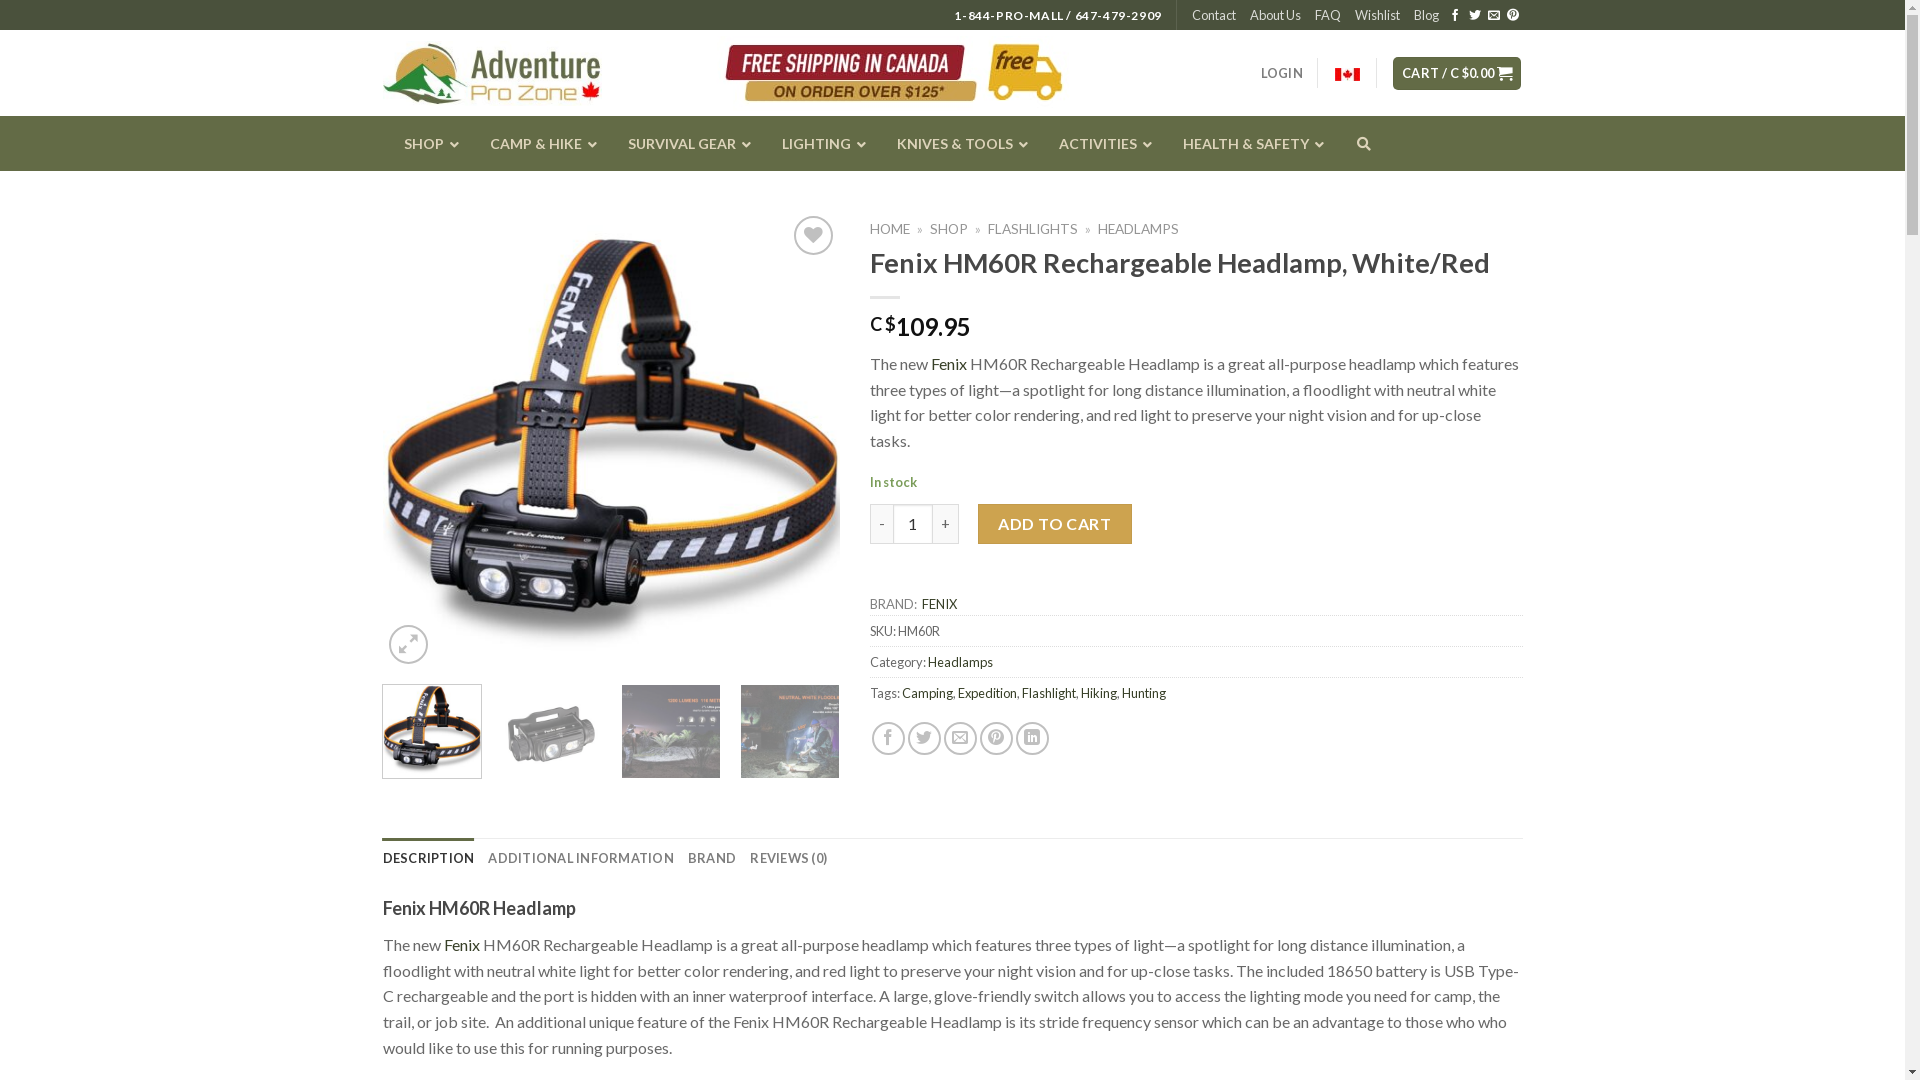  Describe the element at coordinates (1413, 15) in the screenshot. I see `'Blog'` at that location.